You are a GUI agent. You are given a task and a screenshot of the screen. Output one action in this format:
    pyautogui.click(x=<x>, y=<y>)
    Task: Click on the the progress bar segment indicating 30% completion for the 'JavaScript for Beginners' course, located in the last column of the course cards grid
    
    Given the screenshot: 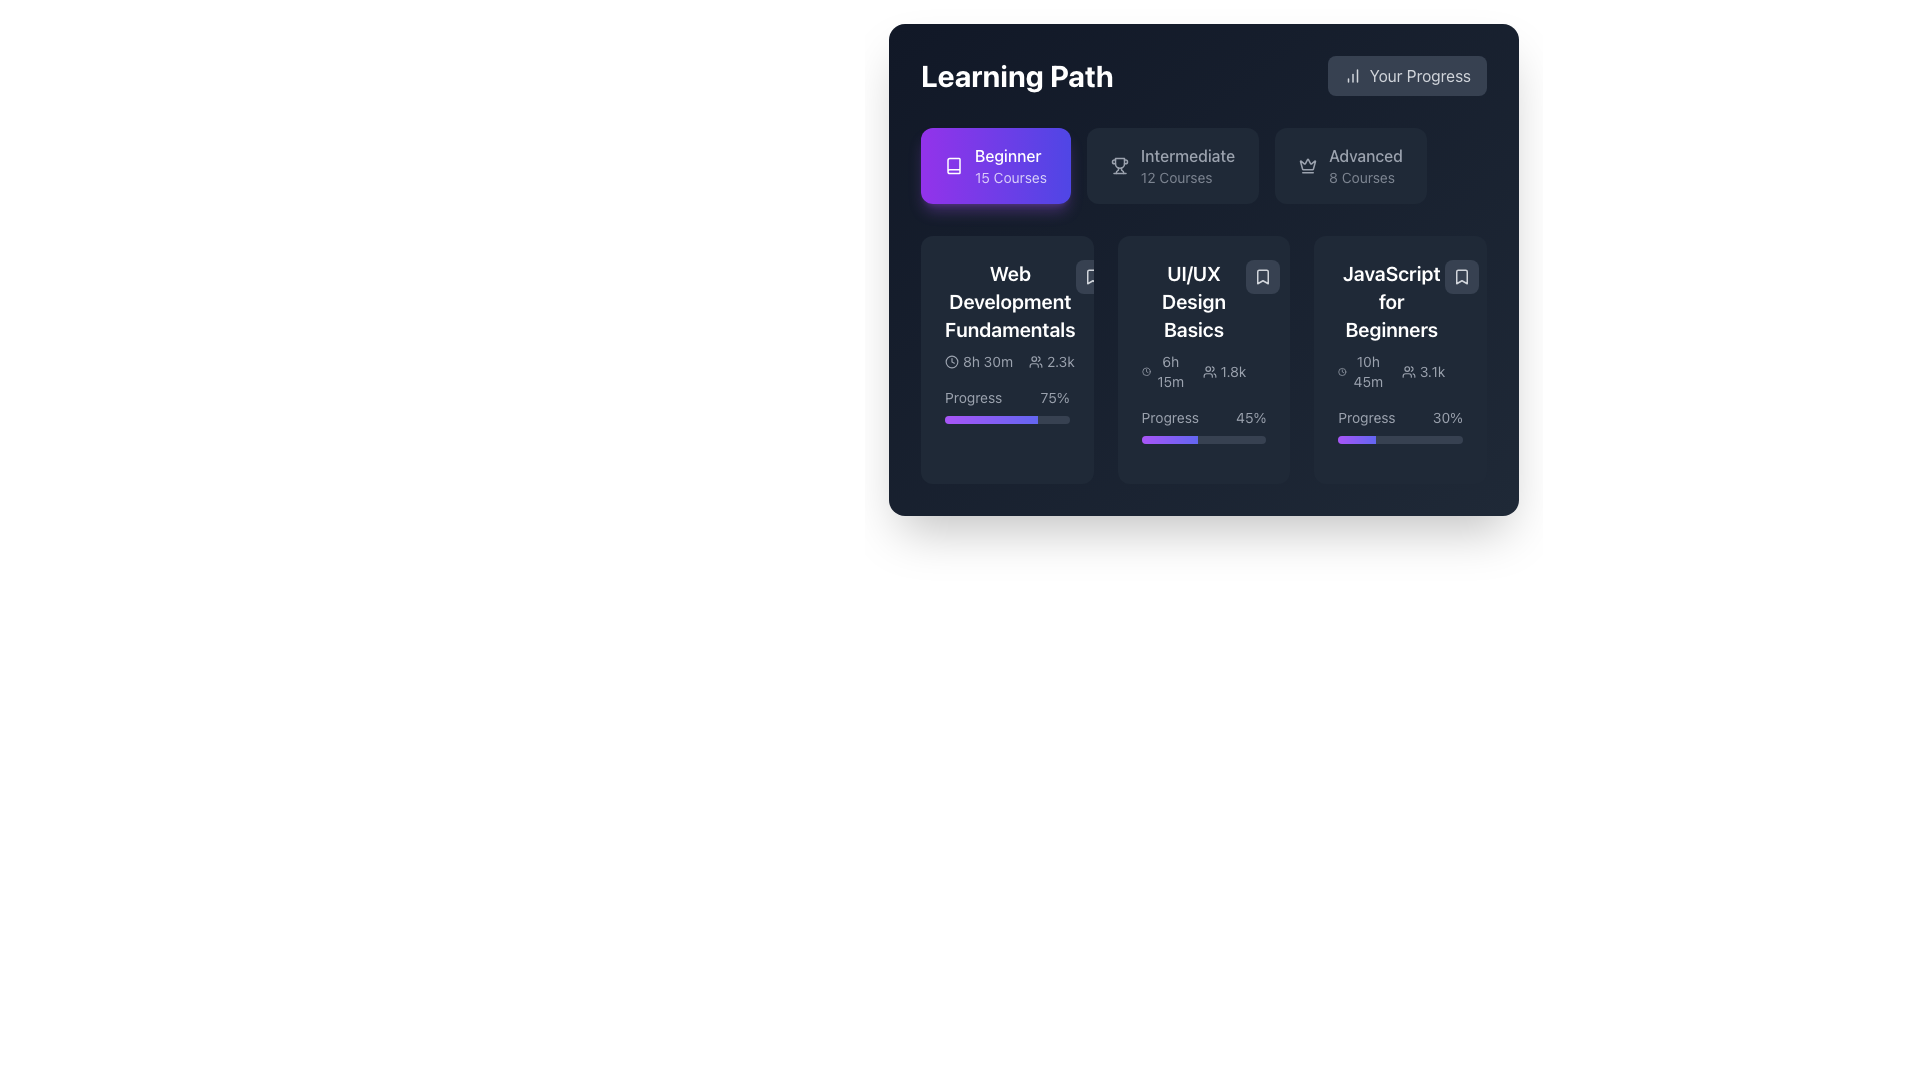 What is the action you would take?
    pyautogui.click(x=1357, y=438)
    